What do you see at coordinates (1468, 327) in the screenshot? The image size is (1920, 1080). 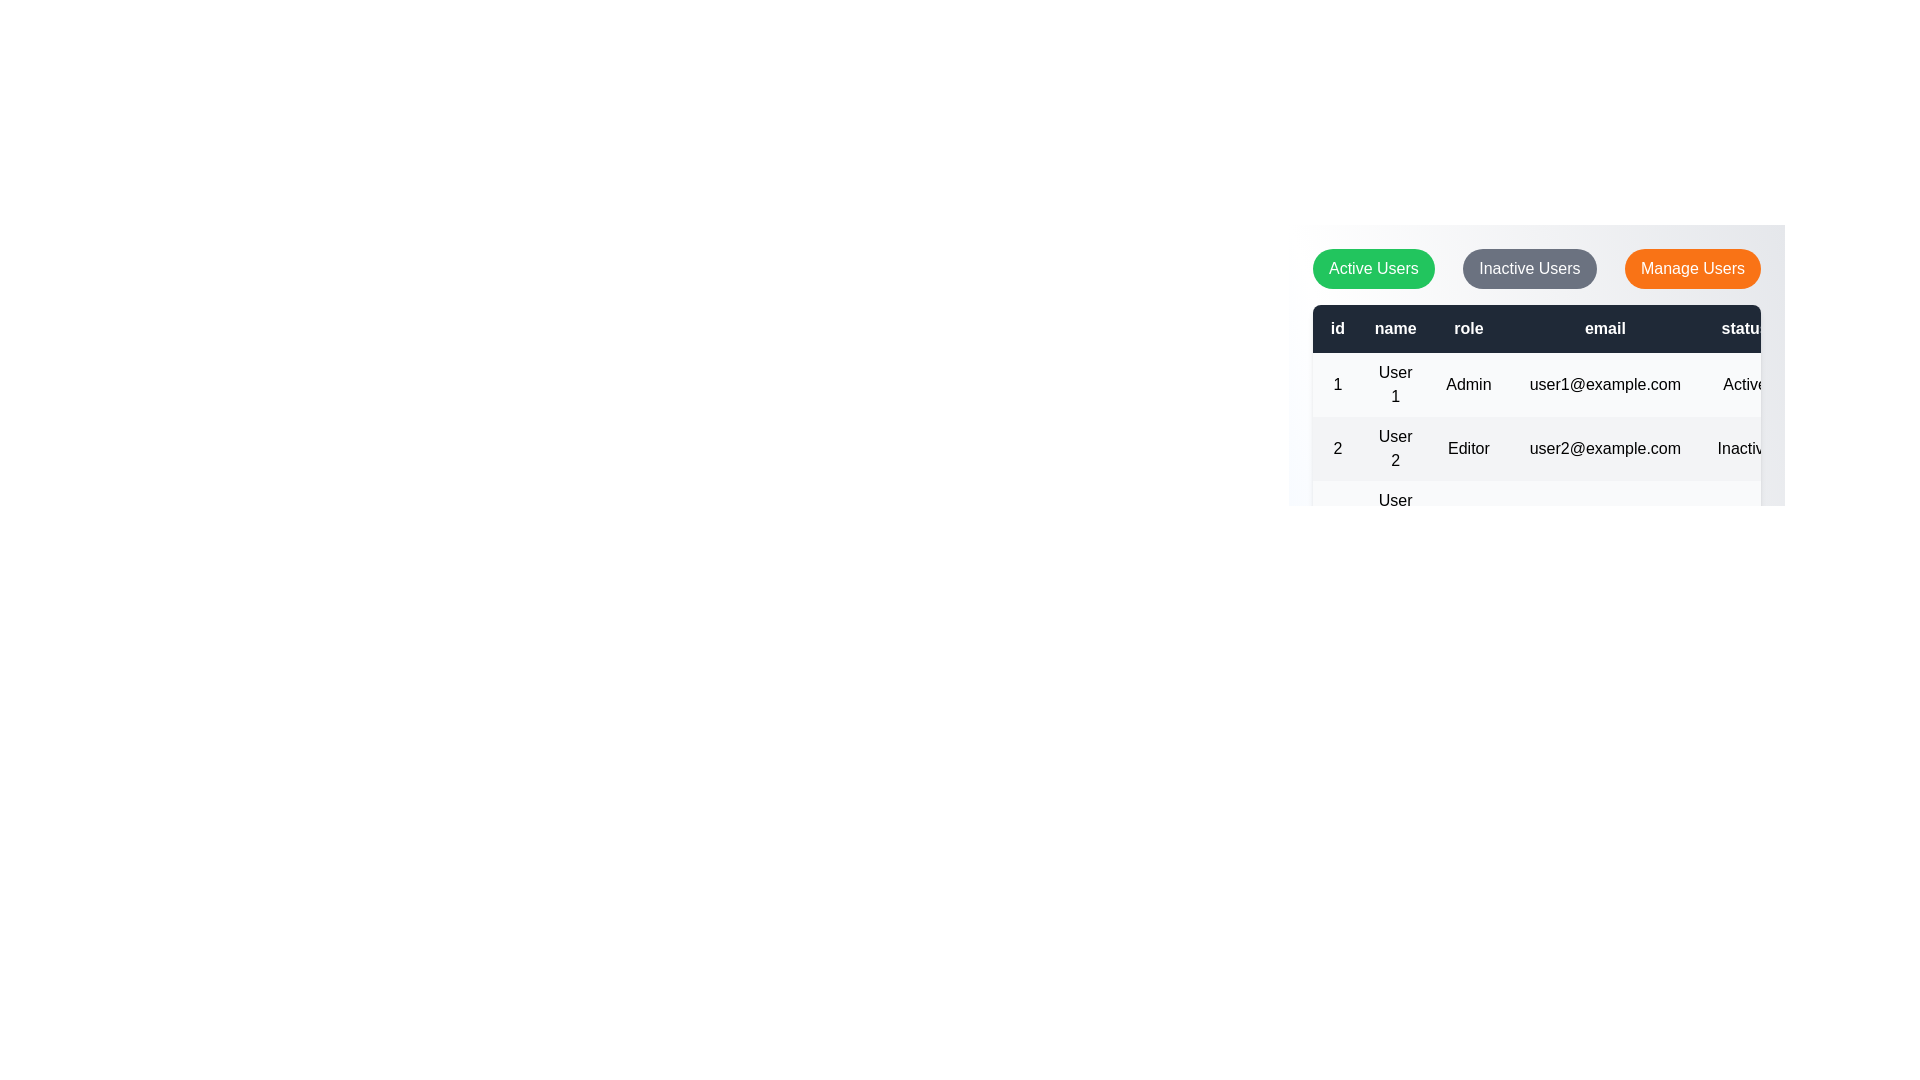 I see `the table header role to inspect its data` at bounding box center [1468, 327].